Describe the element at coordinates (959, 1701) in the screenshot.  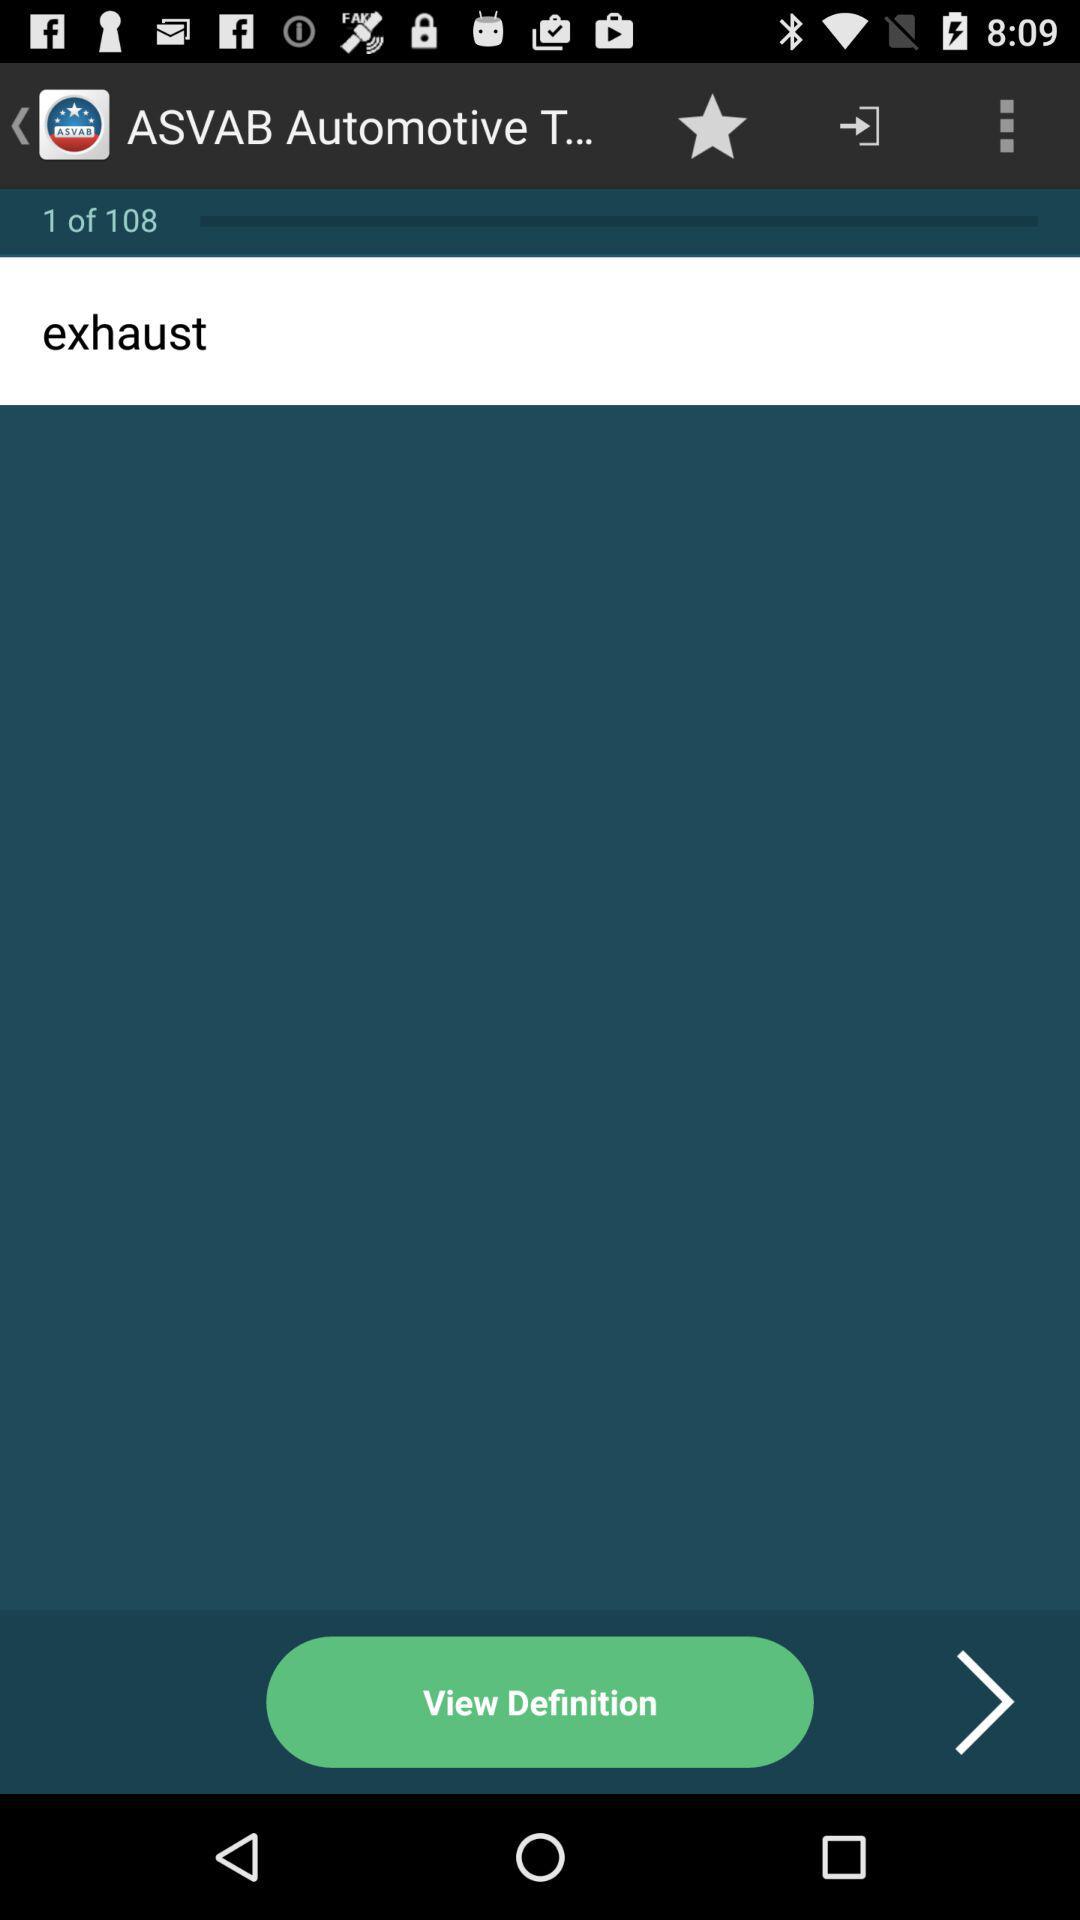
I see `the icon next to the view definition item` at that location.